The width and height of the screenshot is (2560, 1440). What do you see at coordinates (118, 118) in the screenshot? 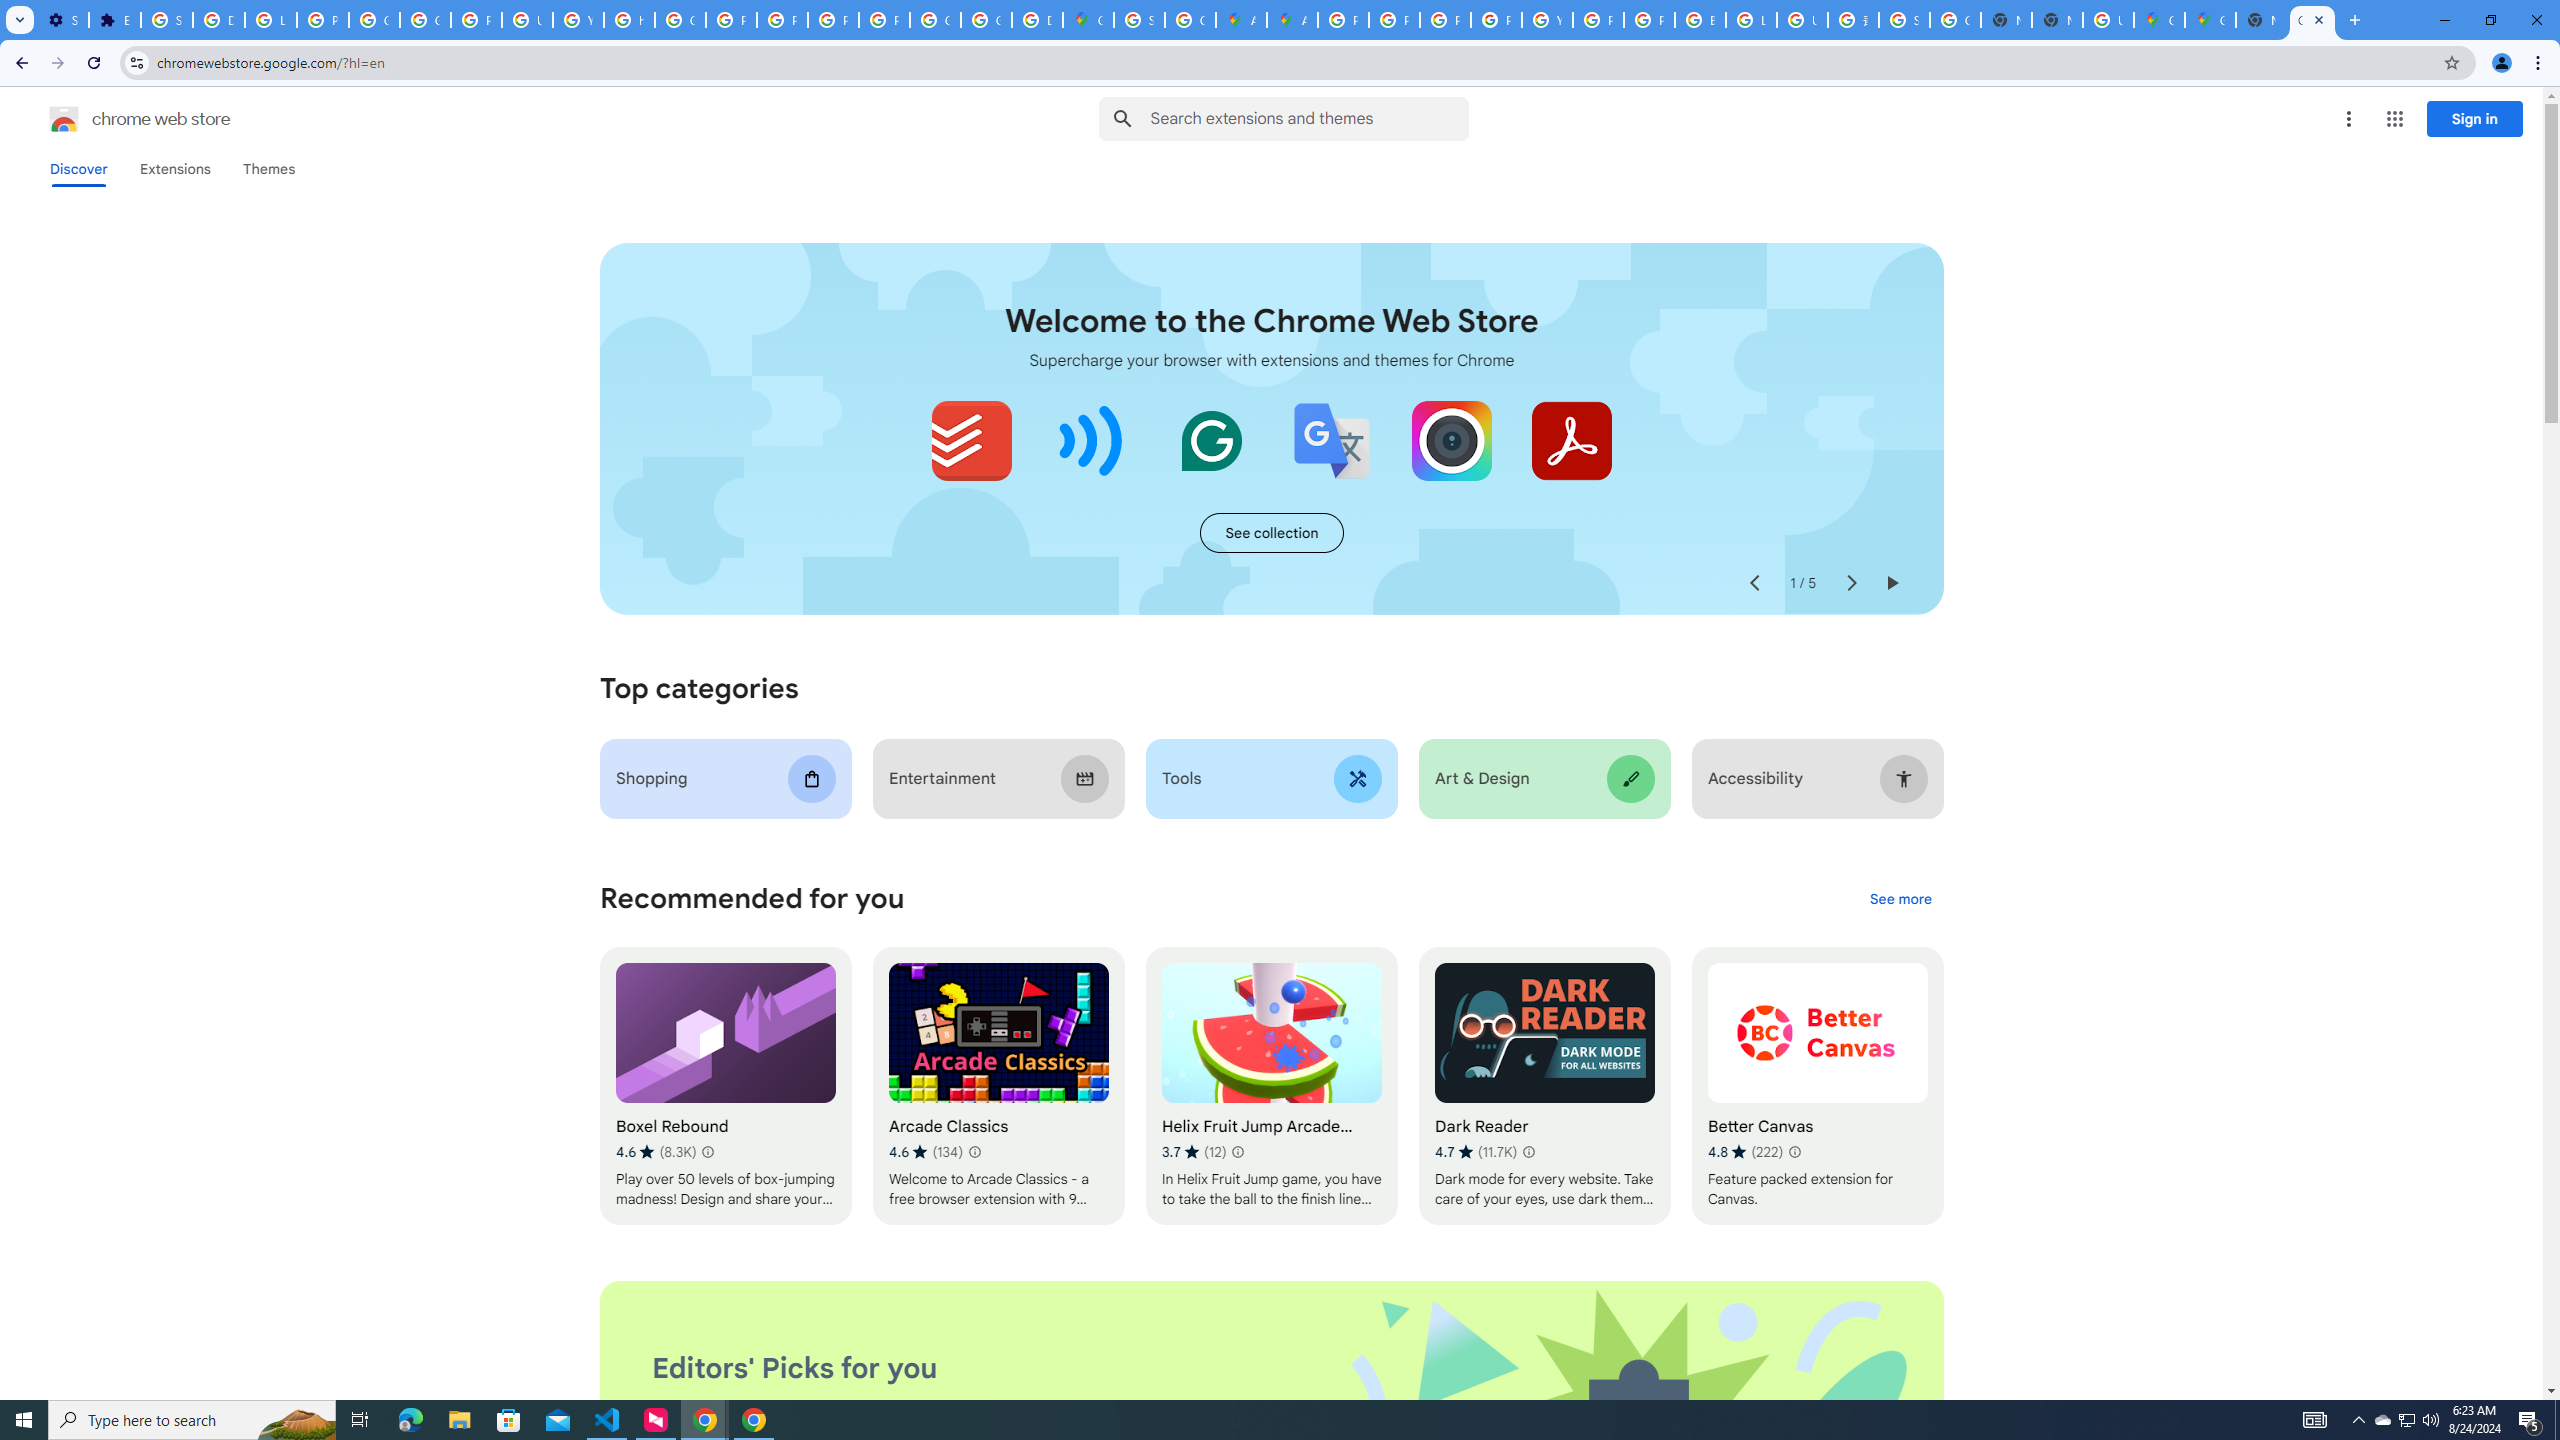
I see `'Chrome Web Store logo chrome web store'` at bounding box center [118, 118].